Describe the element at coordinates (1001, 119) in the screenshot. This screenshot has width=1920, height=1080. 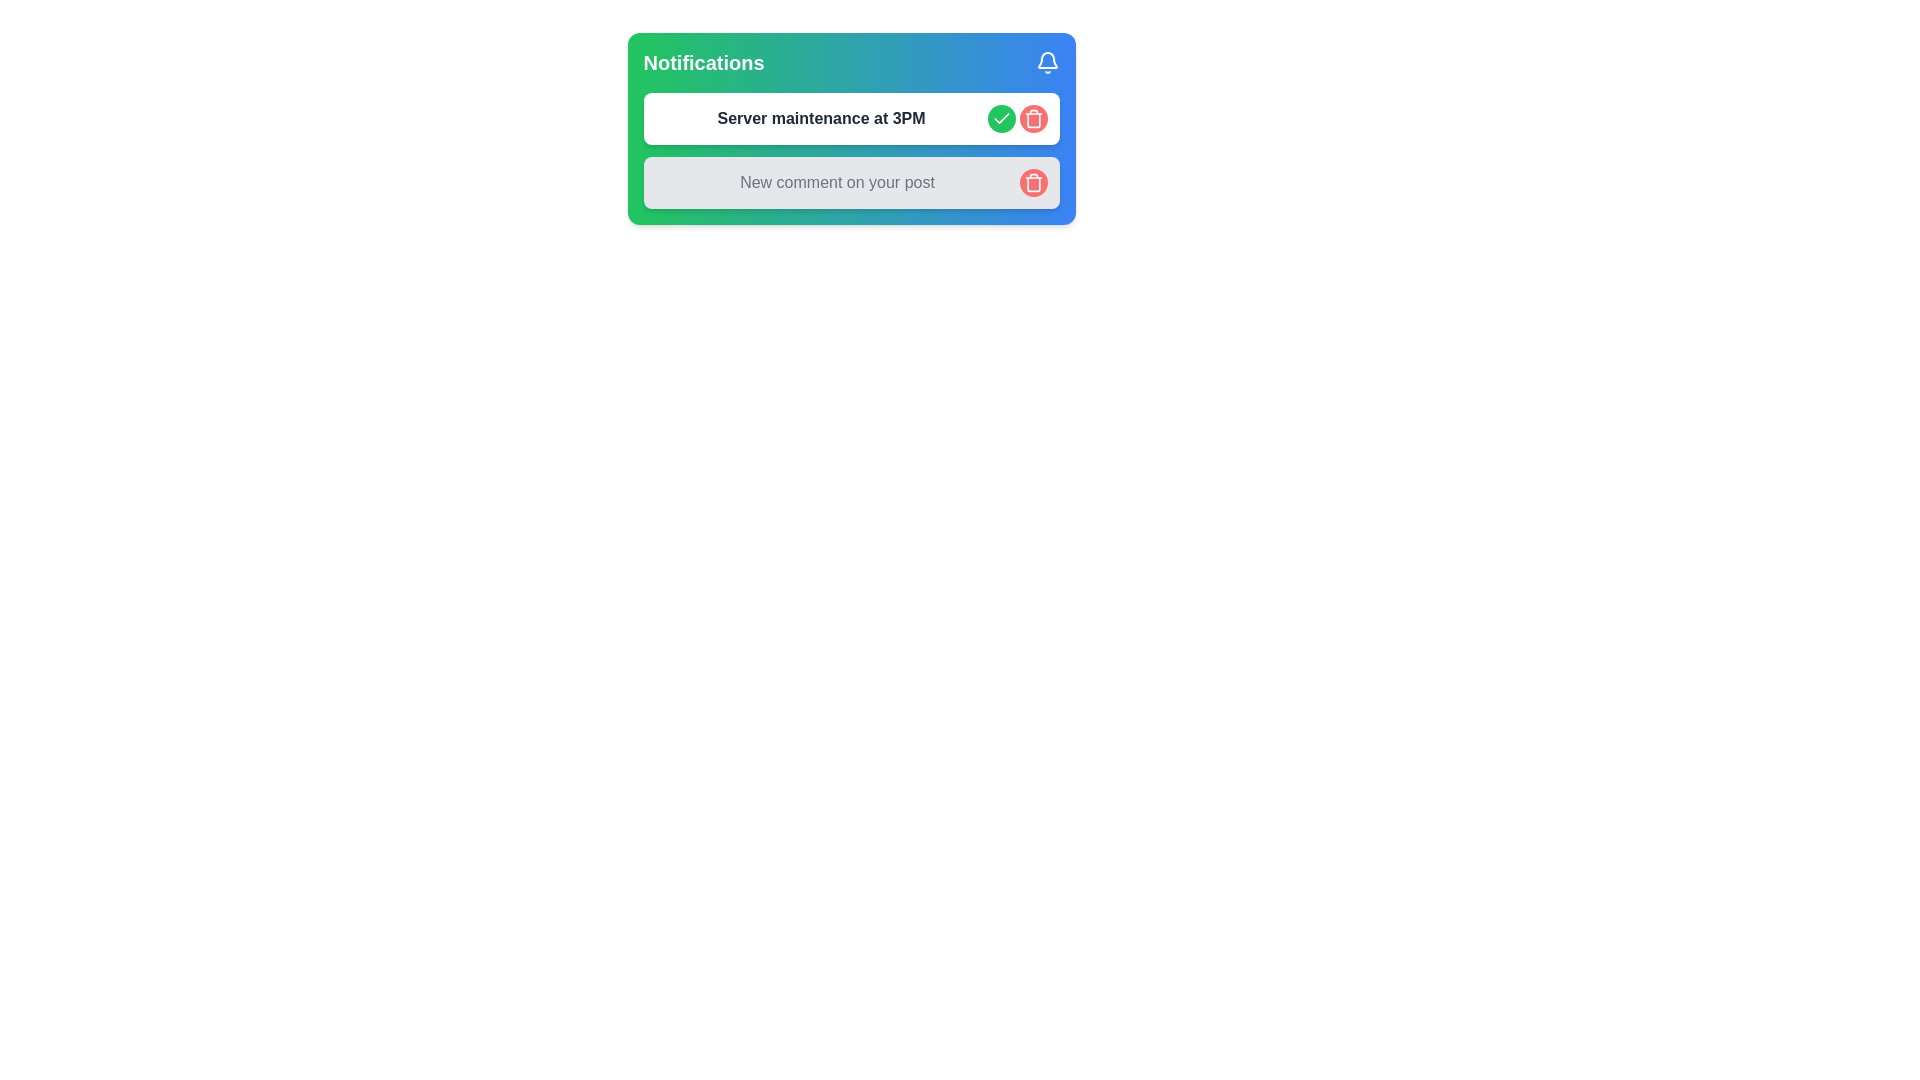
I see `the confirmation button located to the right of the message 'Server maintenance at 3PM' in the notification panel to acknowledge the notification` at that location.